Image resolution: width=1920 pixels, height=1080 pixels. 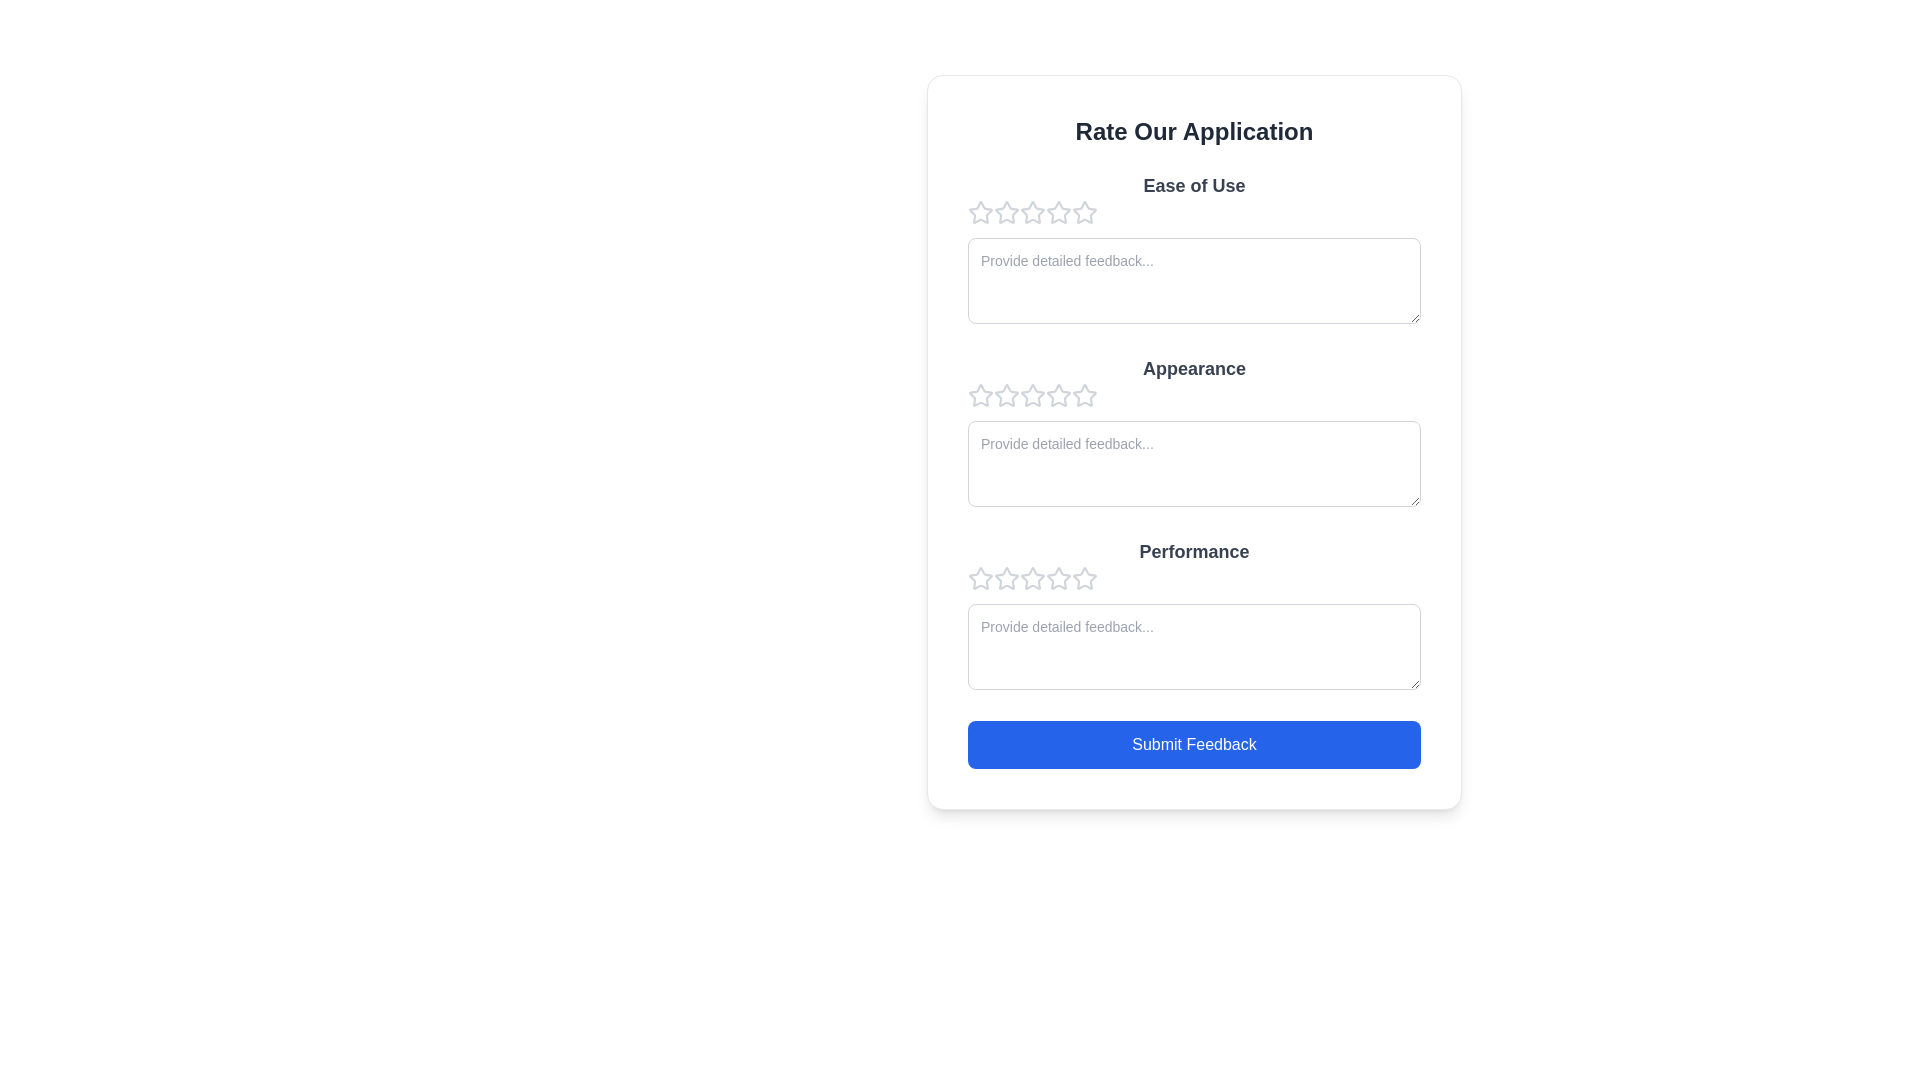 What do you see at coordinates (1056, 578) in the screenshot?
I see `the third star from the left in the Performance rating section to set the rating to 3` at bounding box center [1056, 578].